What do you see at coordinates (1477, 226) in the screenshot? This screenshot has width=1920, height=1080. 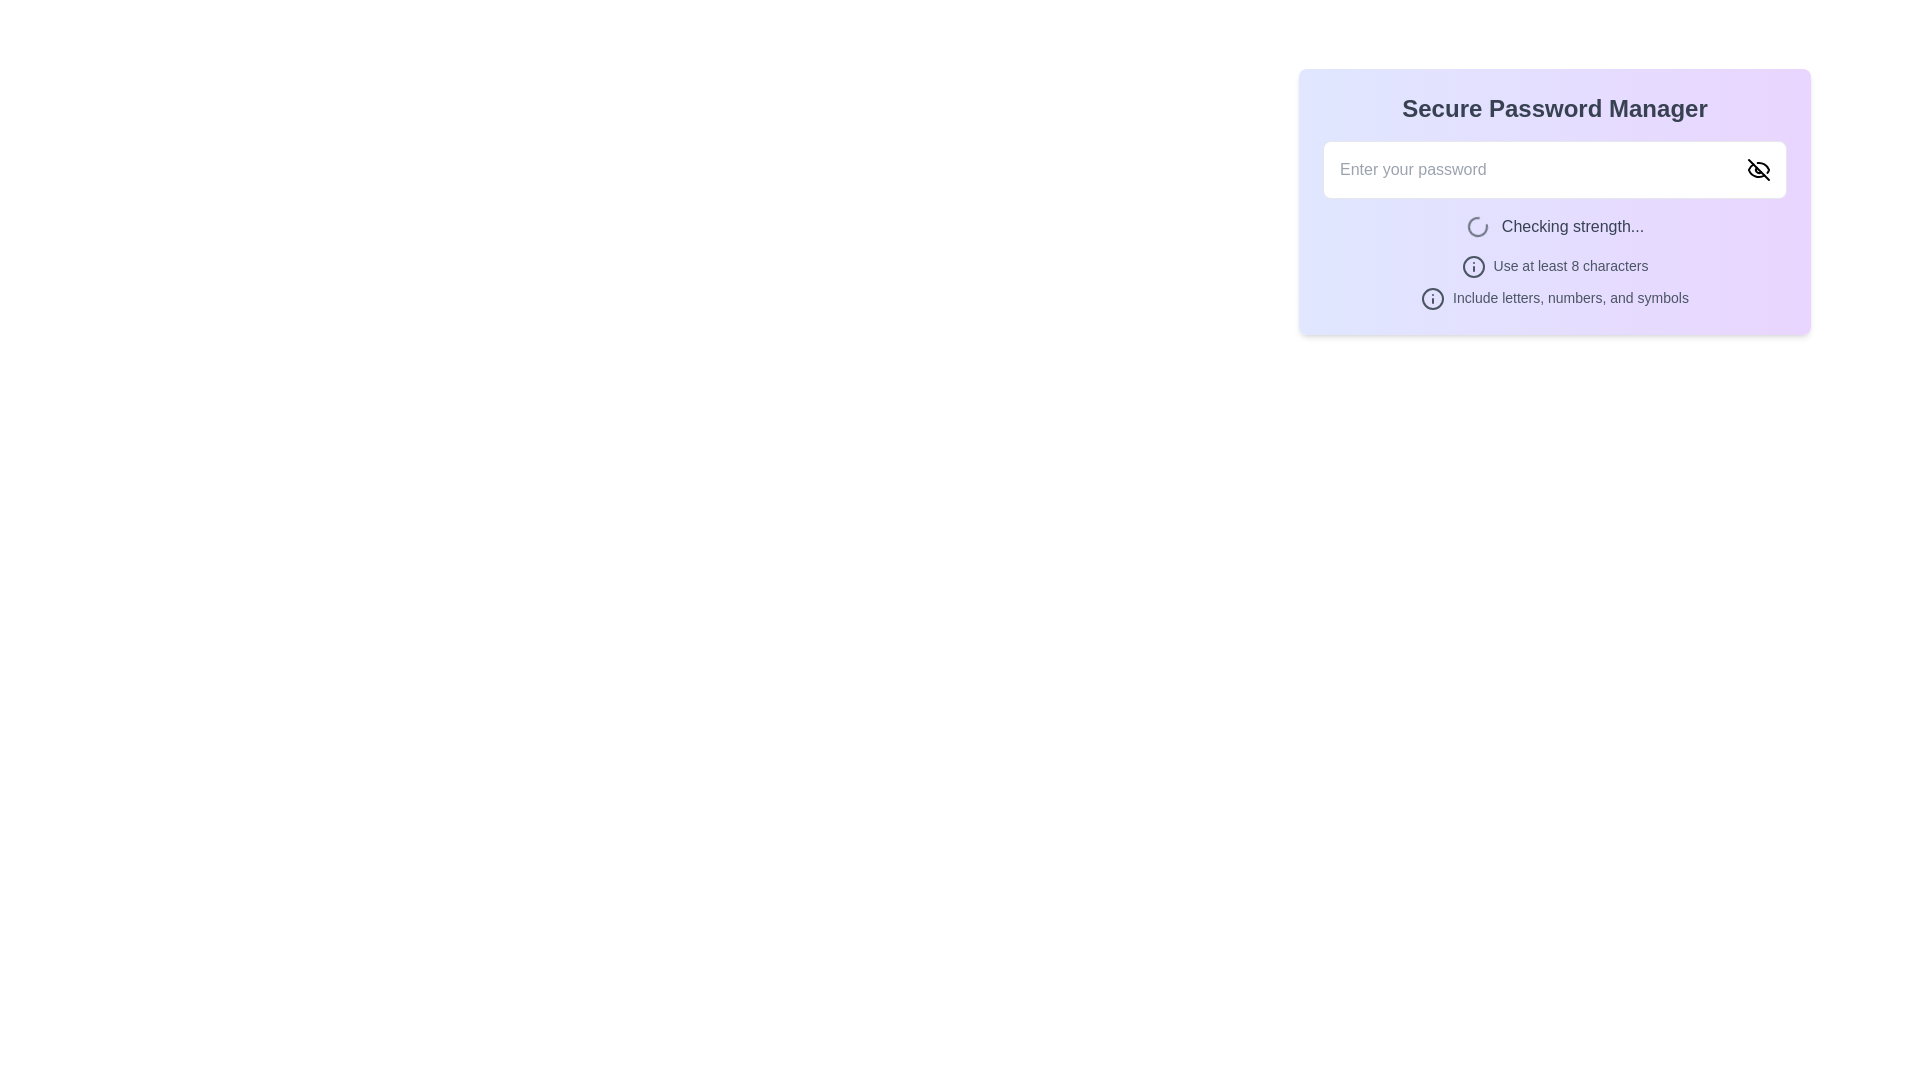 I see `the circular animated graphical loader with a gray outline located beside the text 'Checking strength...' in the password strength indicator section` at bounding box center [1477, 226].